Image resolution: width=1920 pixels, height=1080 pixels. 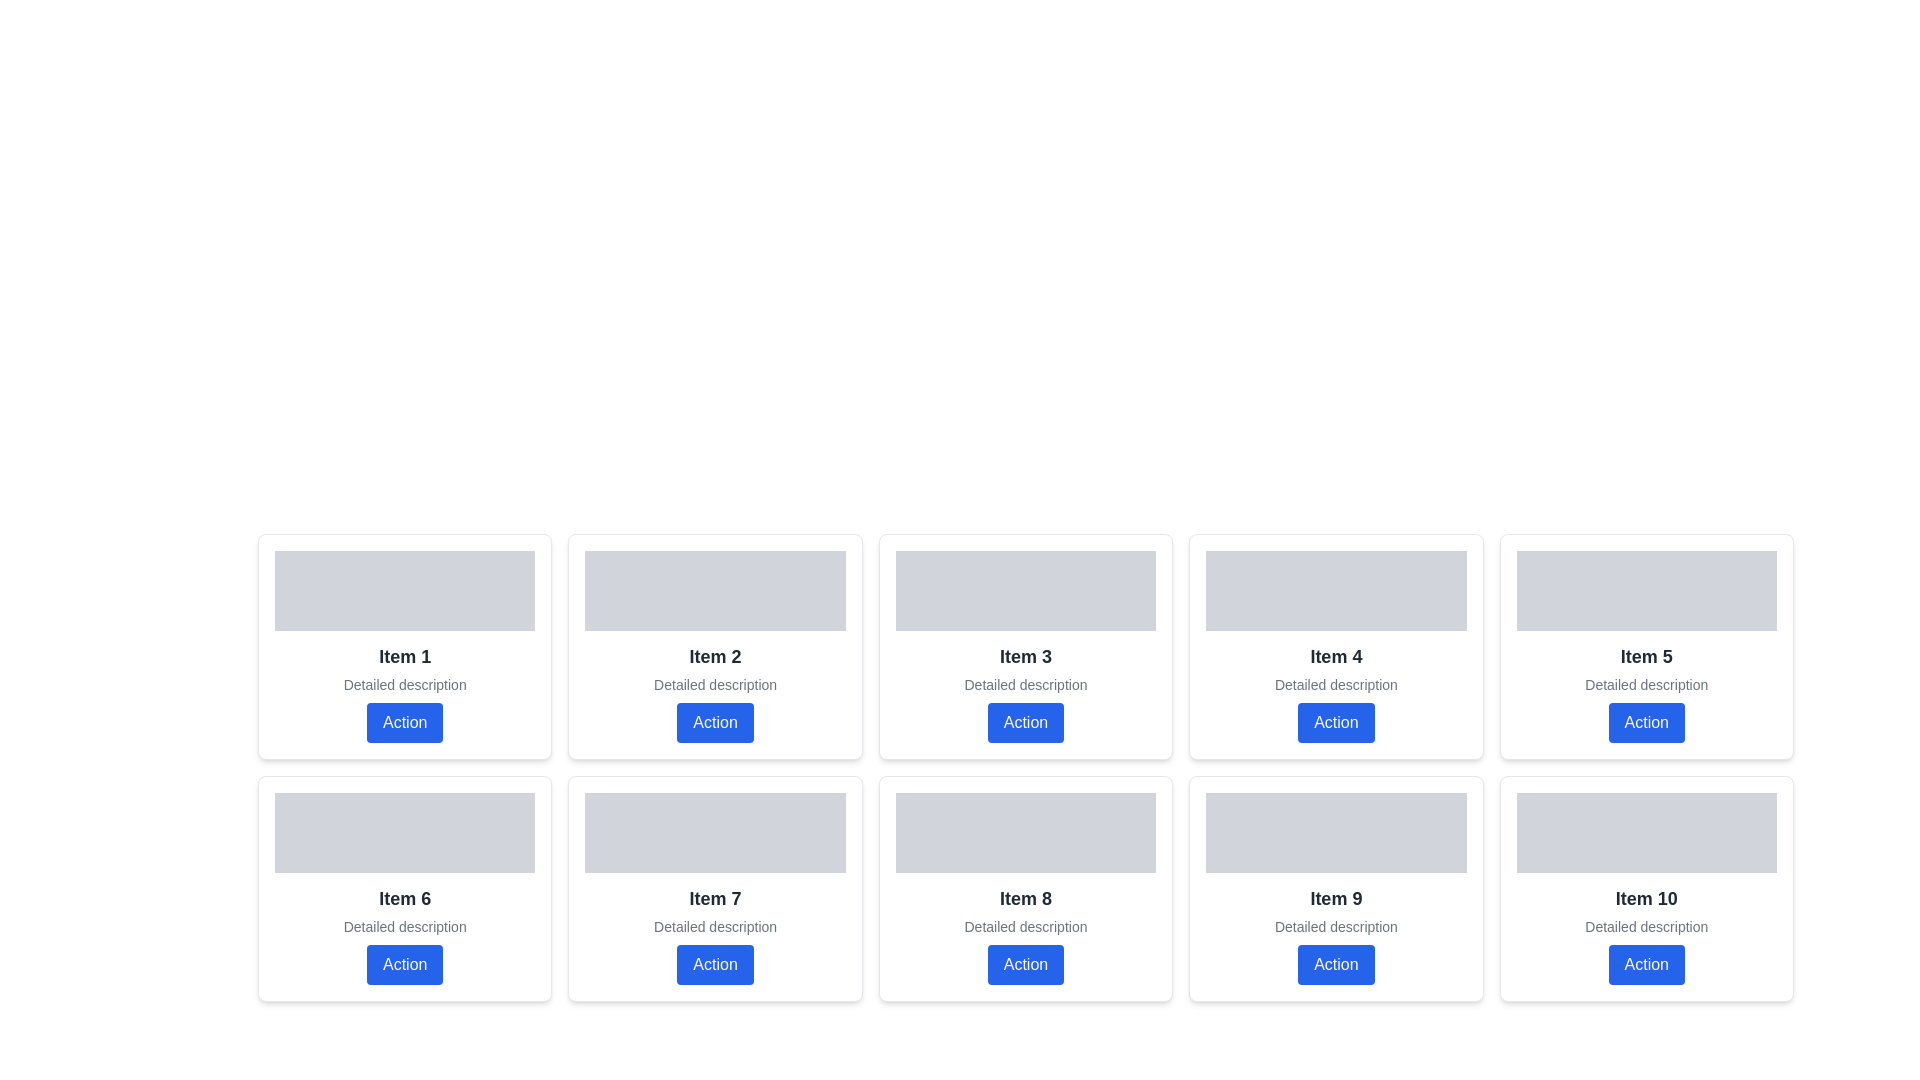 What do you see at coordinates (404, 684) in the screenshot?
I see `the text label providing additional information directly beneath the 'Item 1' label in the first card of the grid layout` at bounding box center [404, 684].